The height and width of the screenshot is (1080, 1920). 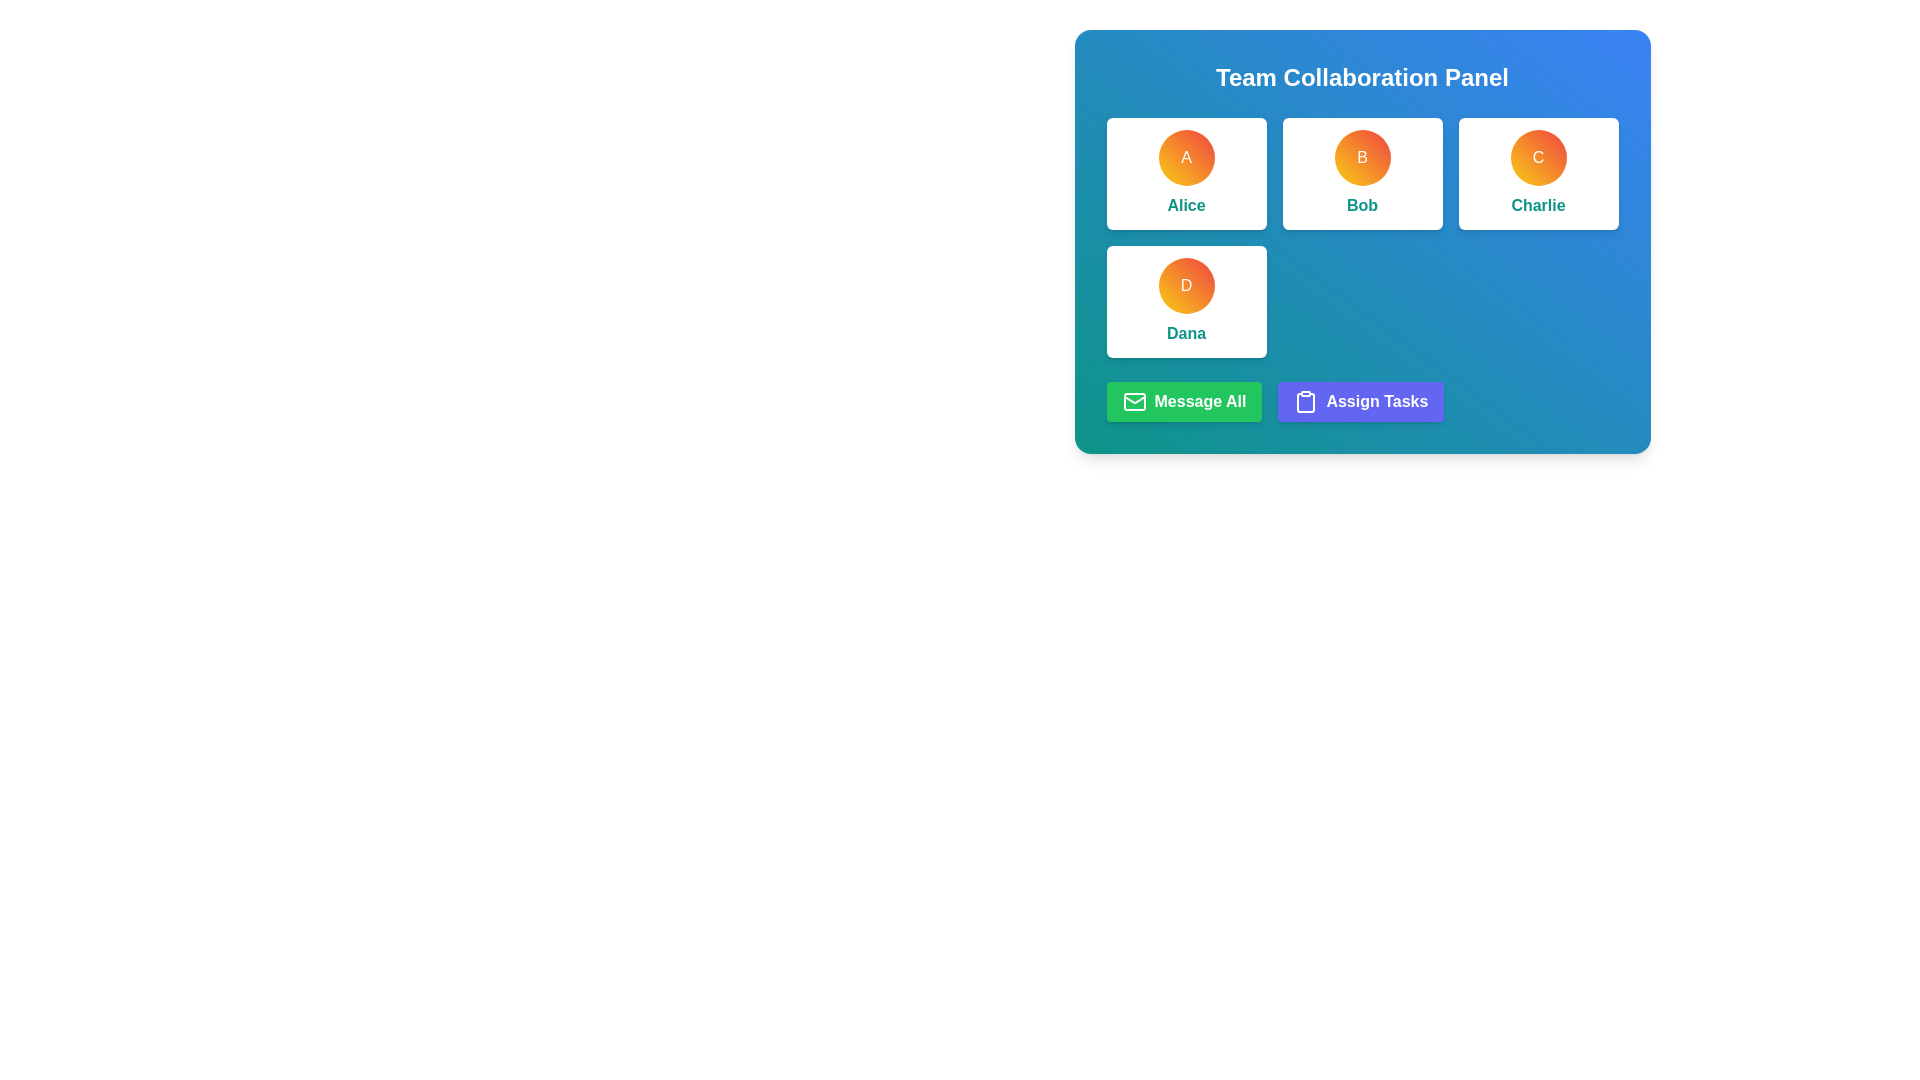 I want to click on the circular avatar icon with a gradient background from yellow to red, containing a bold white letter 'A', located at the top left corner of the Team Collaboration Panel, so click(x=1186, y=157).